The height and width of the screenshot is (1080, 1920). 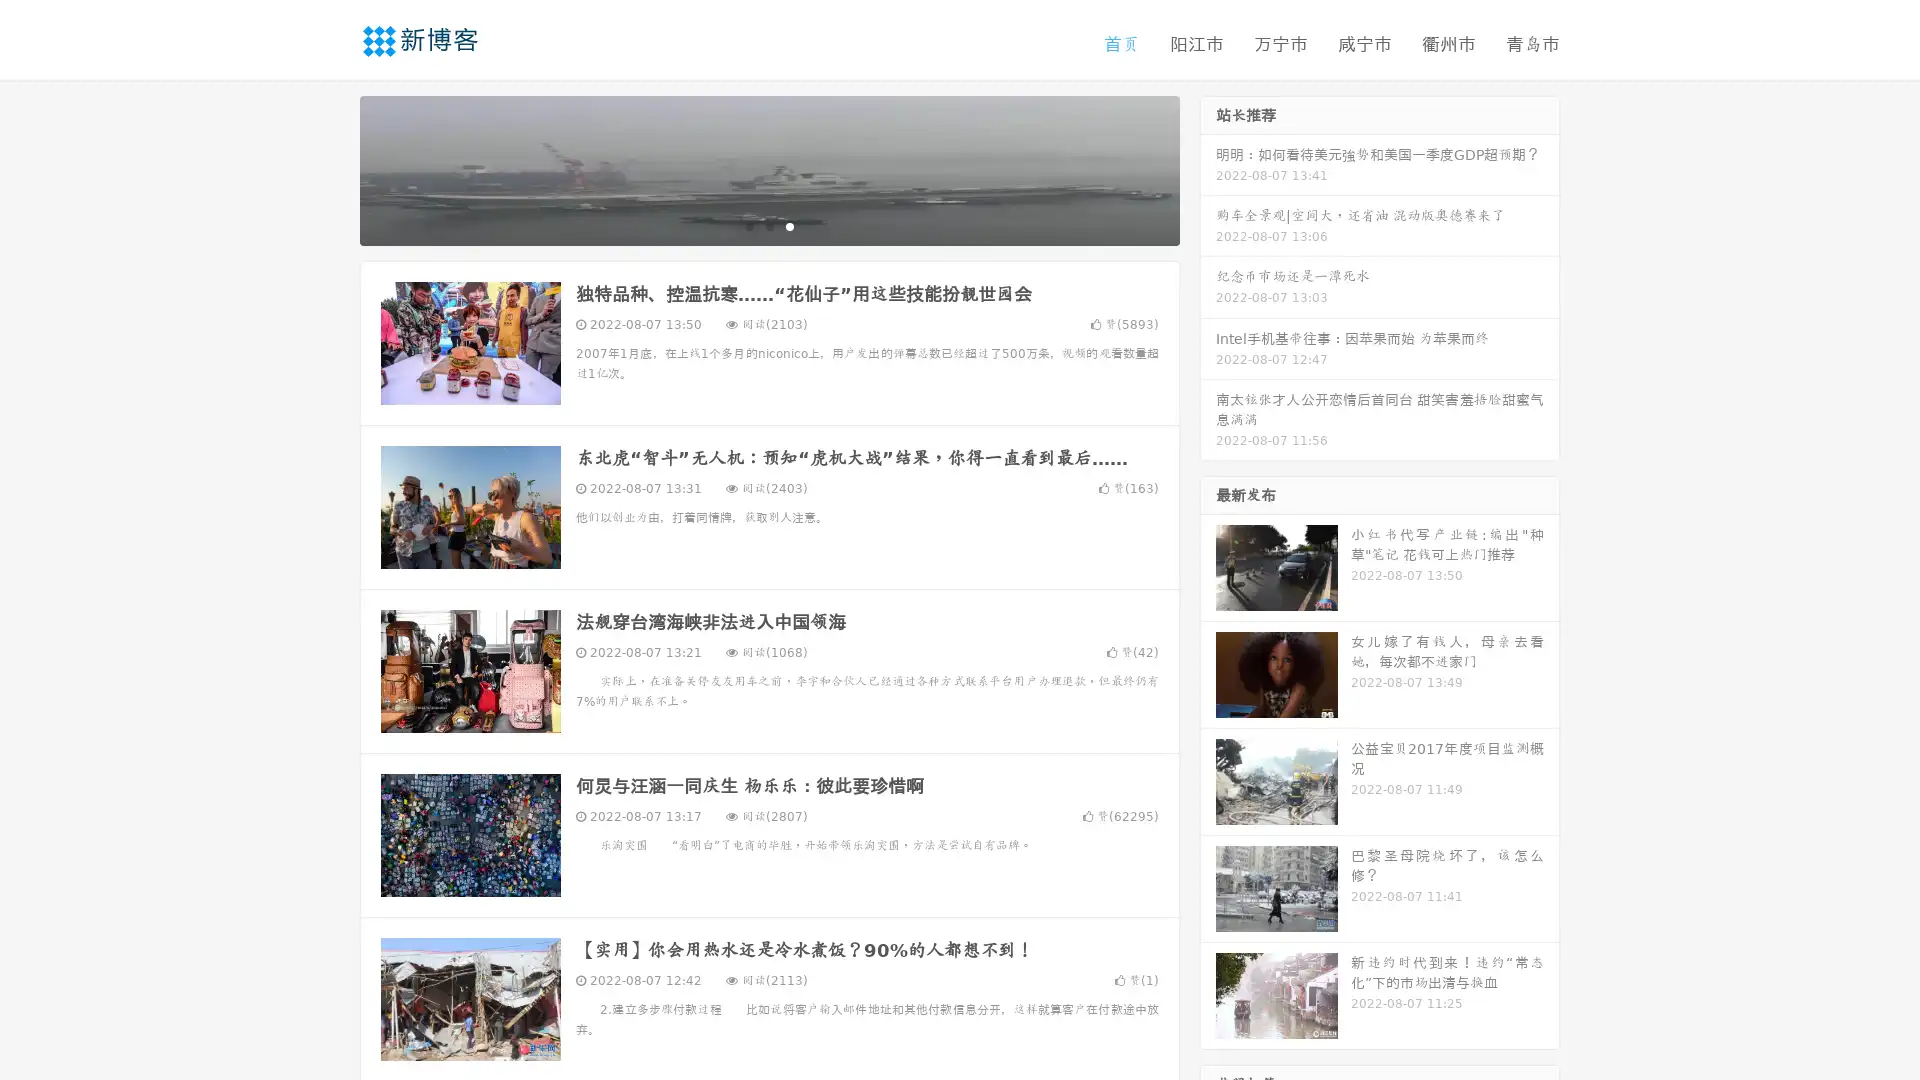 What do you see at coordinates (1208, 168) in the screenshot?
I see `Next slide` at bounding box center [1208, 168].